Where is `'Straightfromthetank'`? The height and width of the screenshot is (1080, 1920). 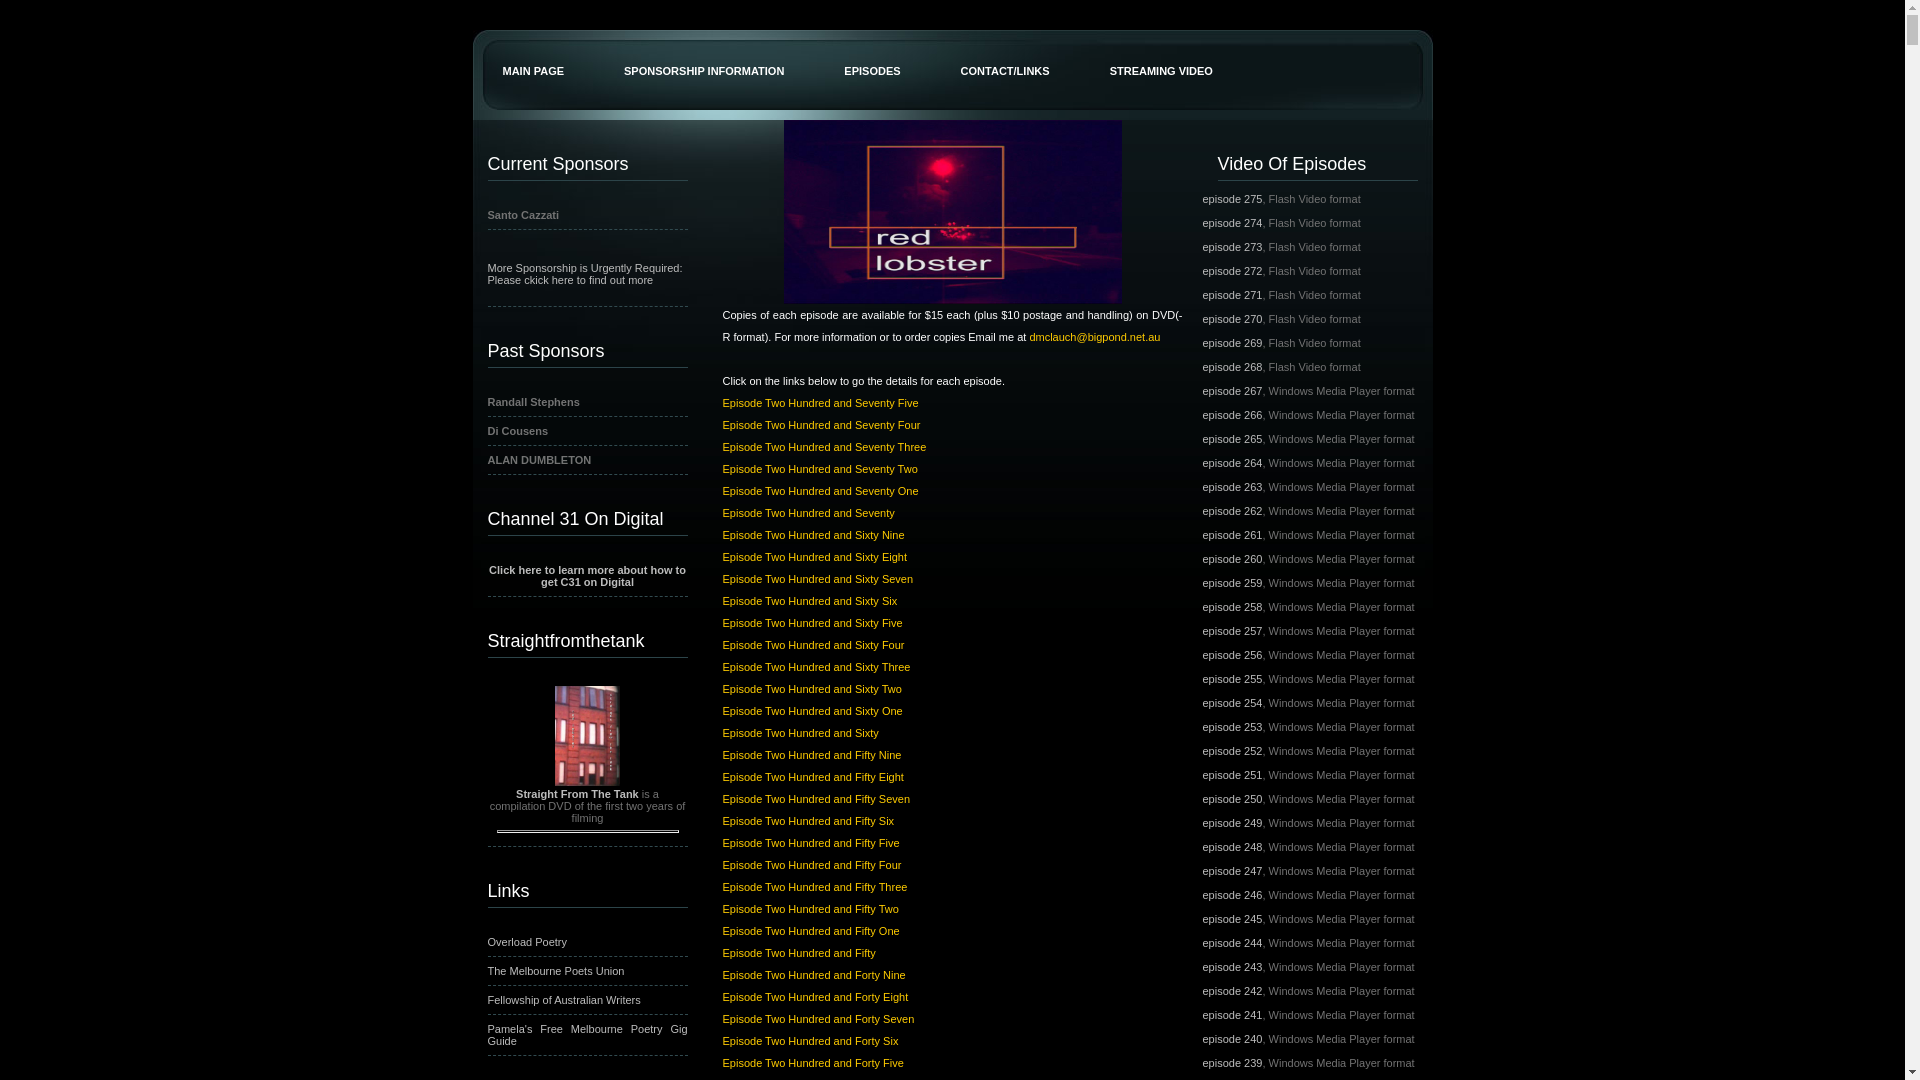
'Straightfromthetank' is located at coordinates (585, 637).